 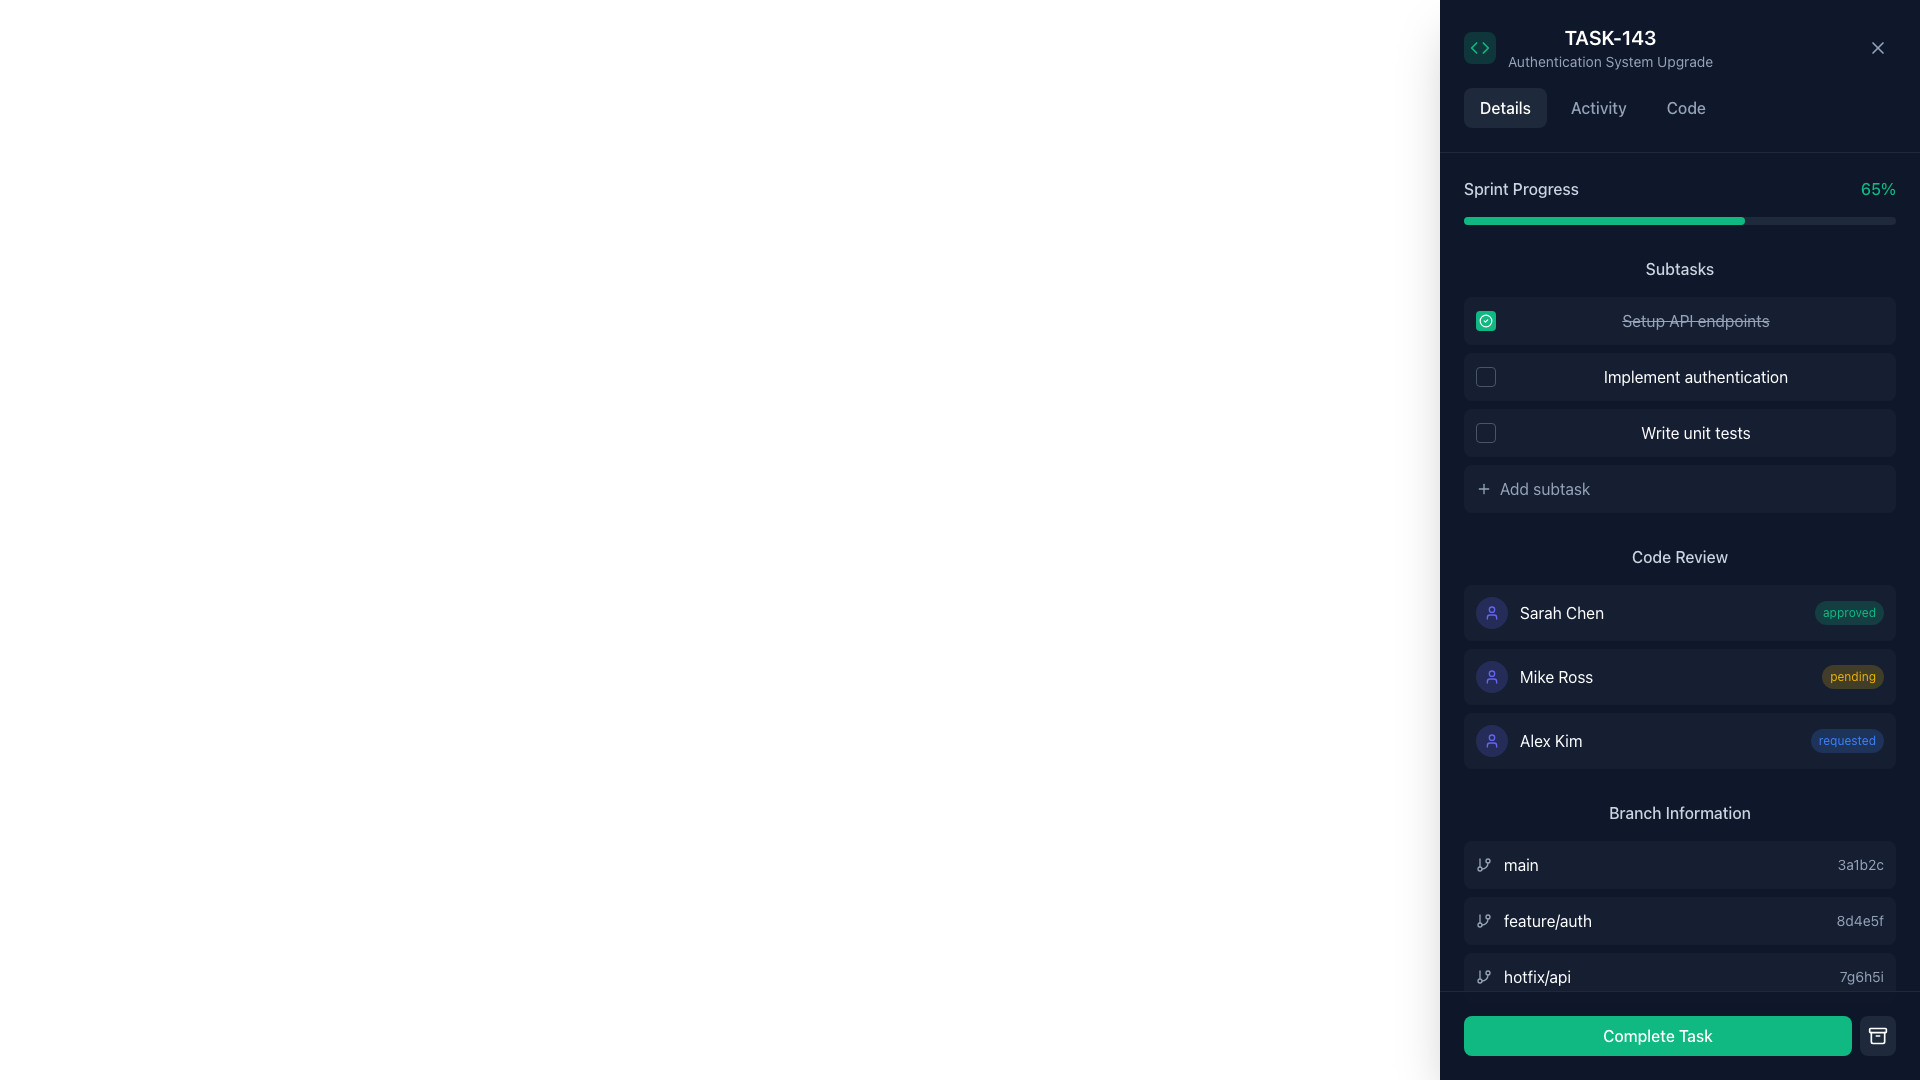 I want to click on the left-facing chevron icon, which is a green triangular arrowhead located in the upper-left corner of the side panel, for interaction, so click(x=1474, y=46).